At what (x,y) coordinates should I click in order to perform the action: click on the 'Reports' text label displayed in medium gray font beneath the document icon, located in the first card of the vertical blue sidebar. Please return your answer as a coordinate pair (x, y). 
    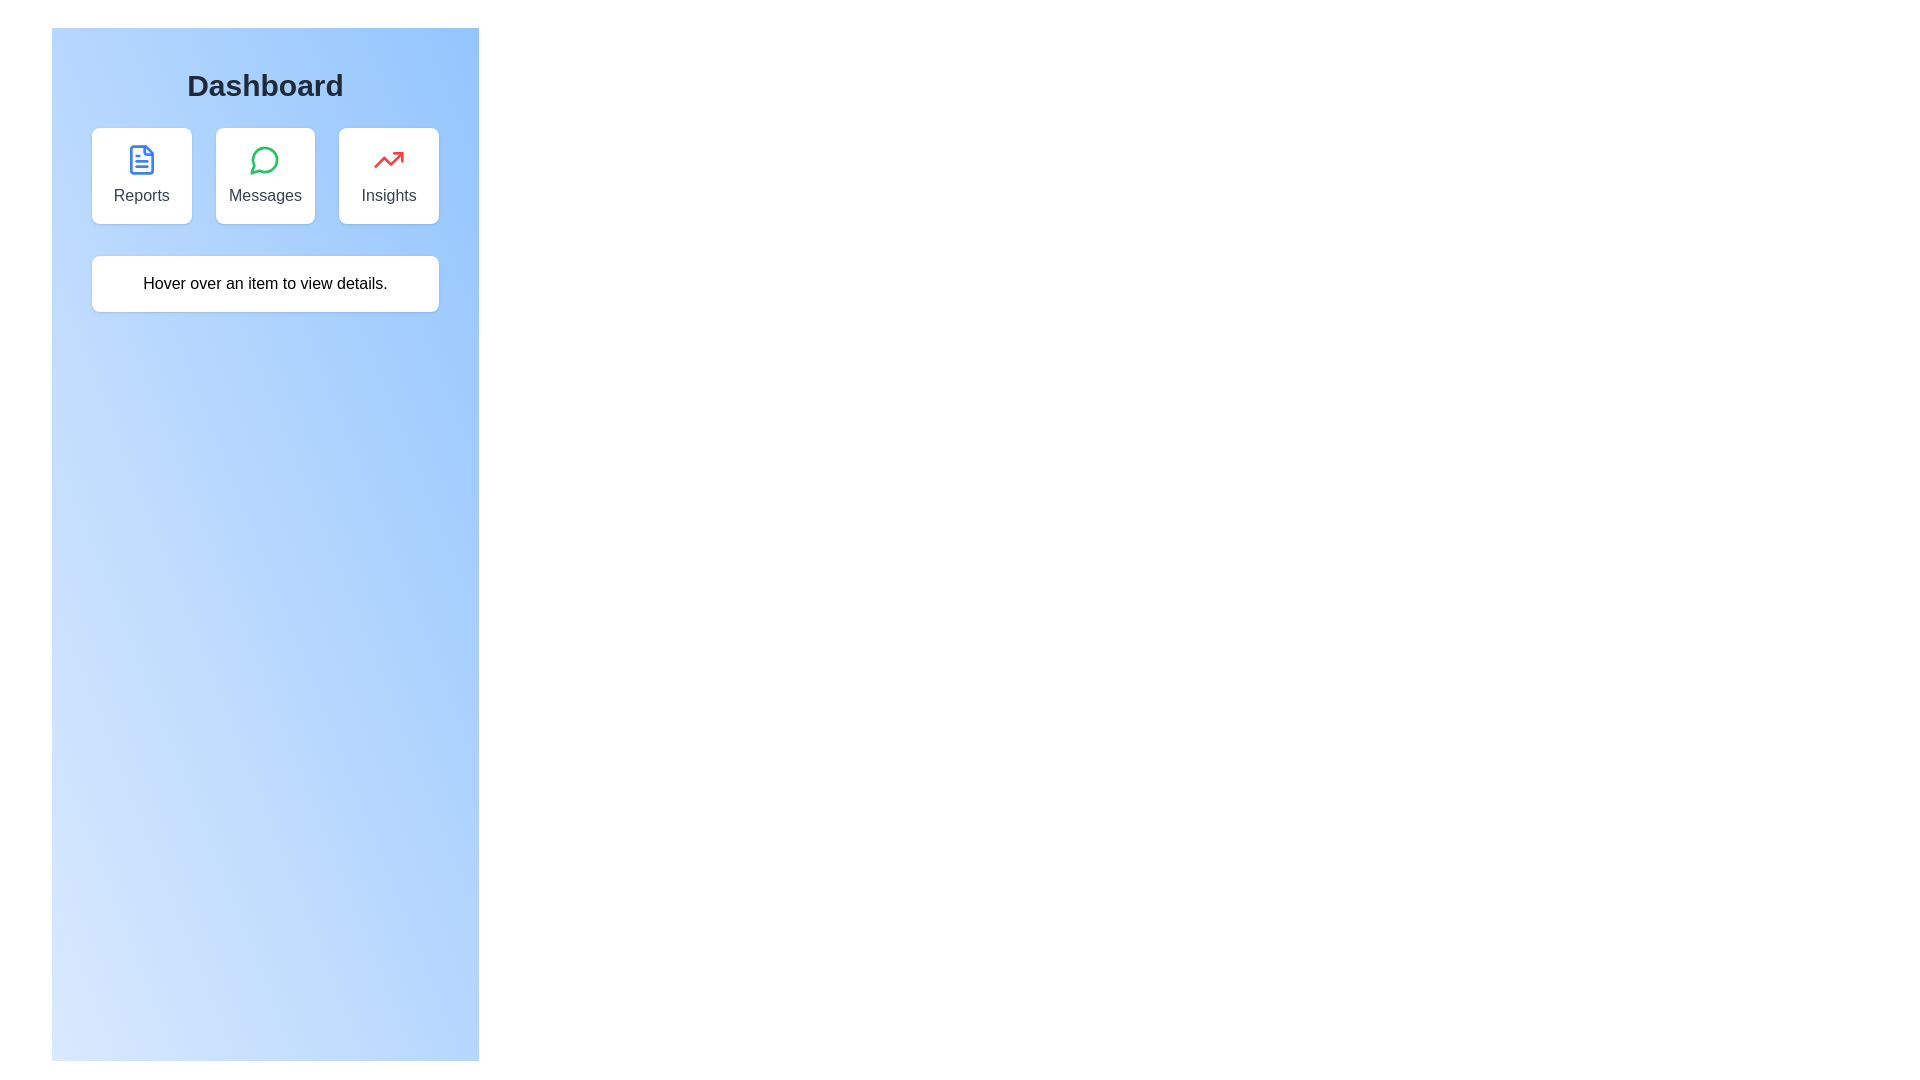
    Looking at the image, I should click on (140, 196).